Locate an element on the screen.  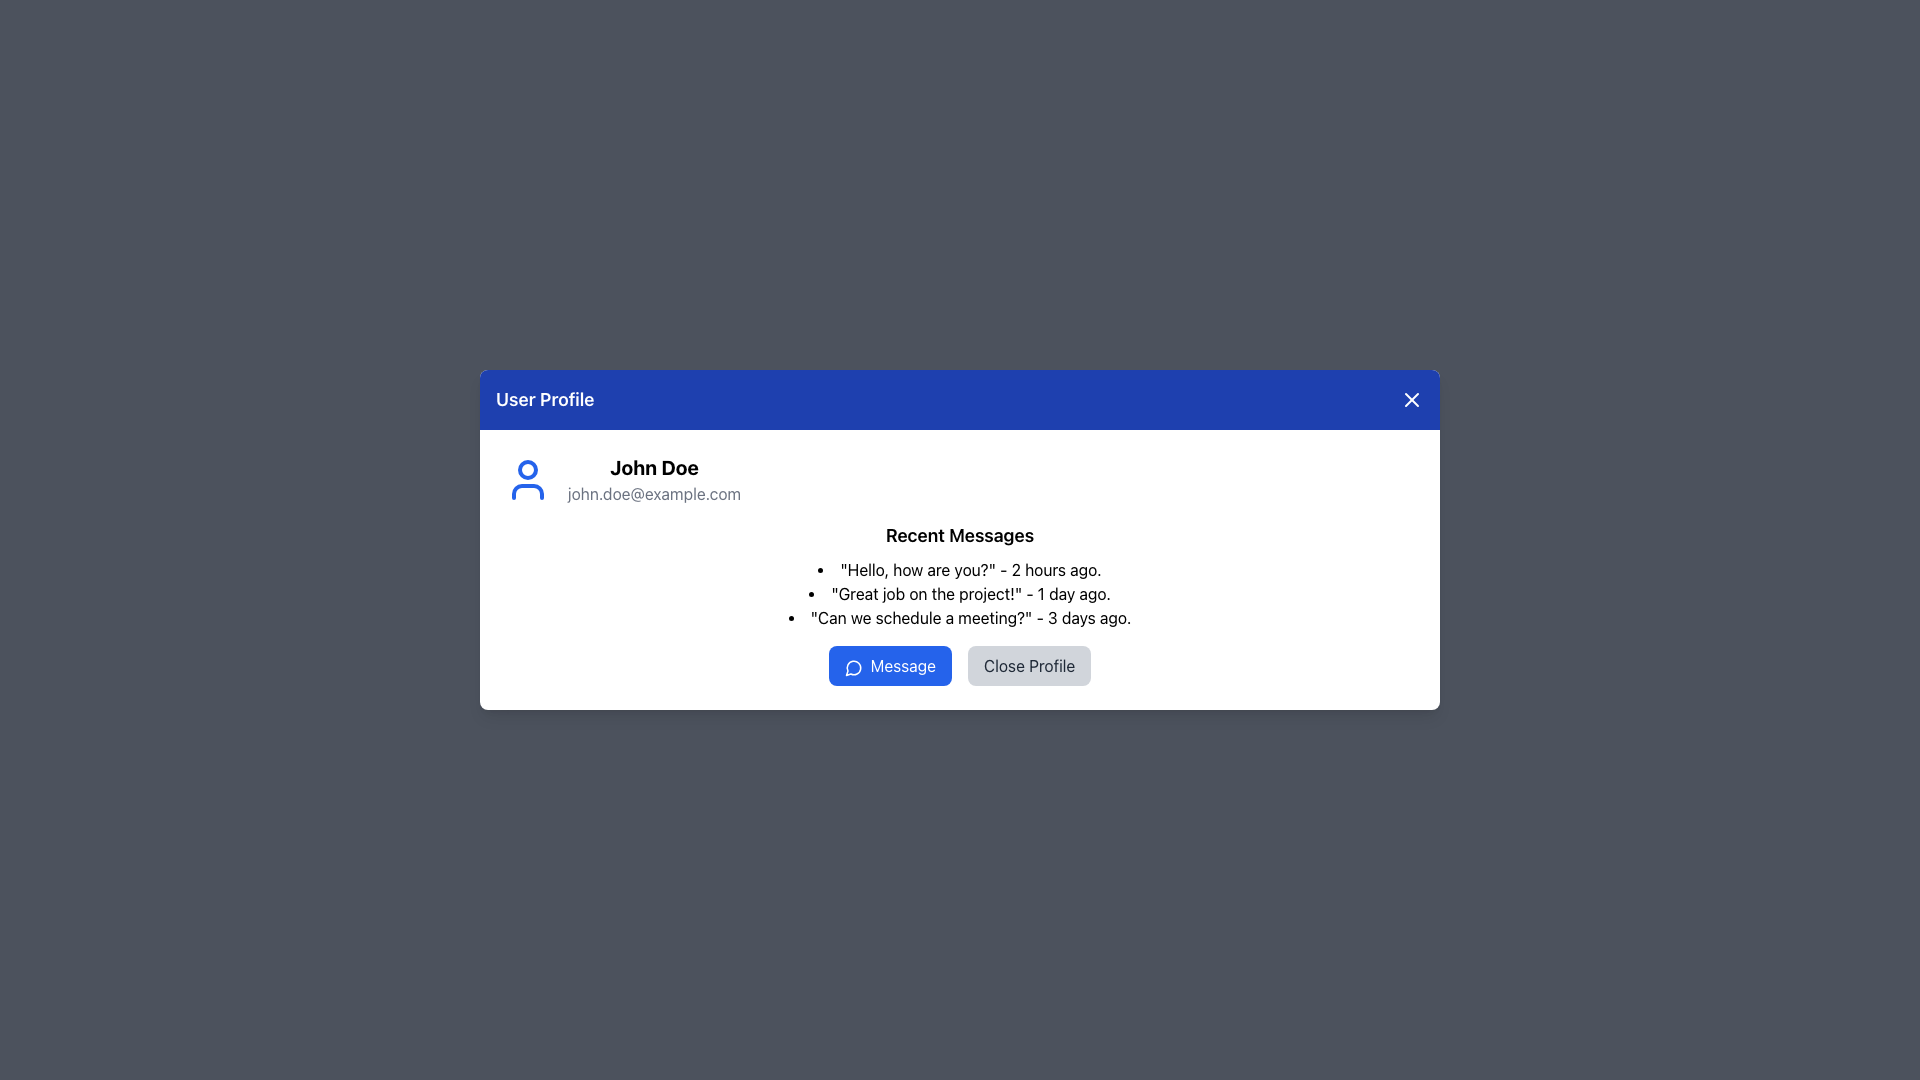
the close button located on the far-right side of the header bar labeled 'User Profile' is located at coordinates (1410, 400).